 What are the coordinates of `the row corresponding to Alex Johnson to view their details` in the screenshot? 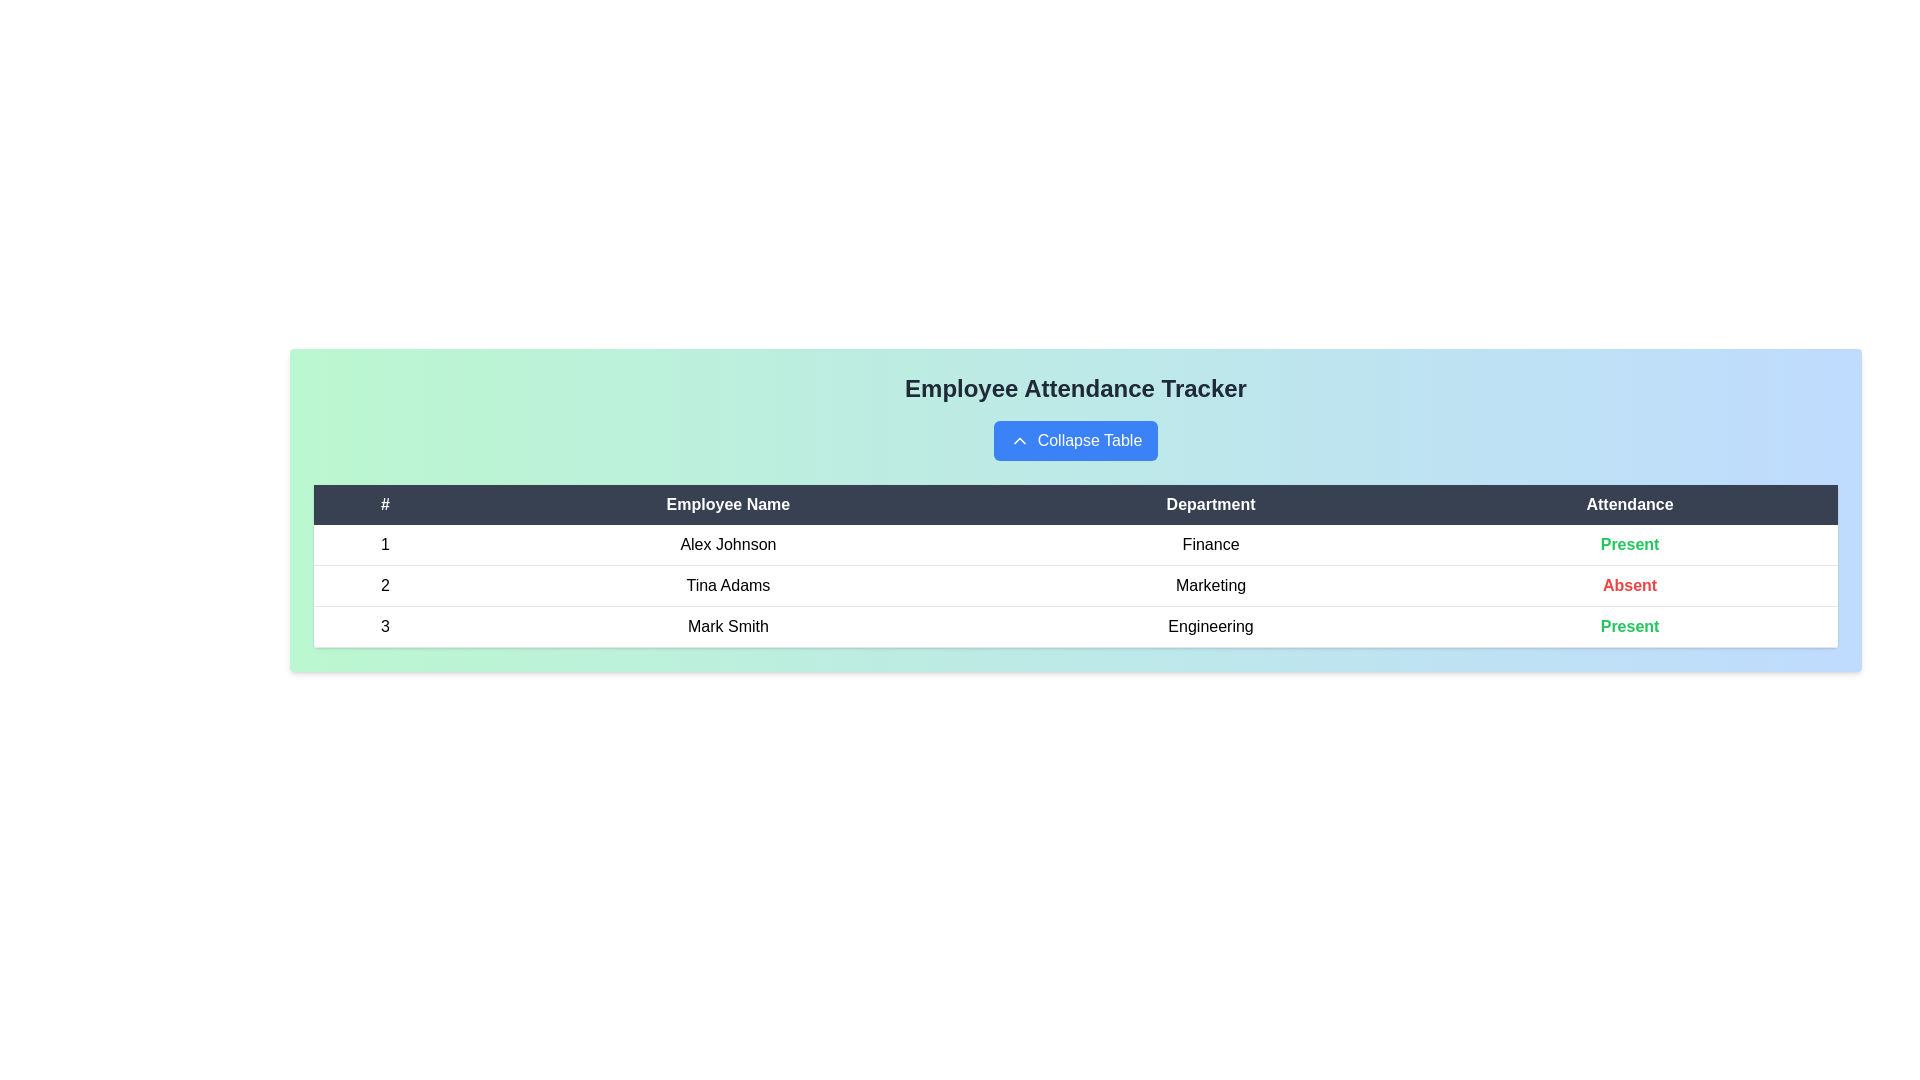 It's located at (727, 545).